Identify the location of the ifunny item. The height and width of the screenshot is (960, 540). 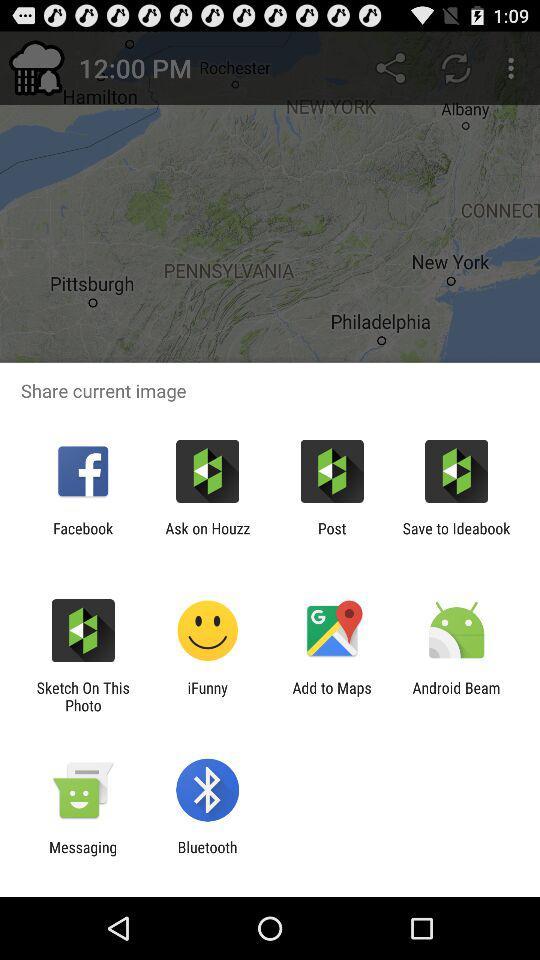
(206, 696).